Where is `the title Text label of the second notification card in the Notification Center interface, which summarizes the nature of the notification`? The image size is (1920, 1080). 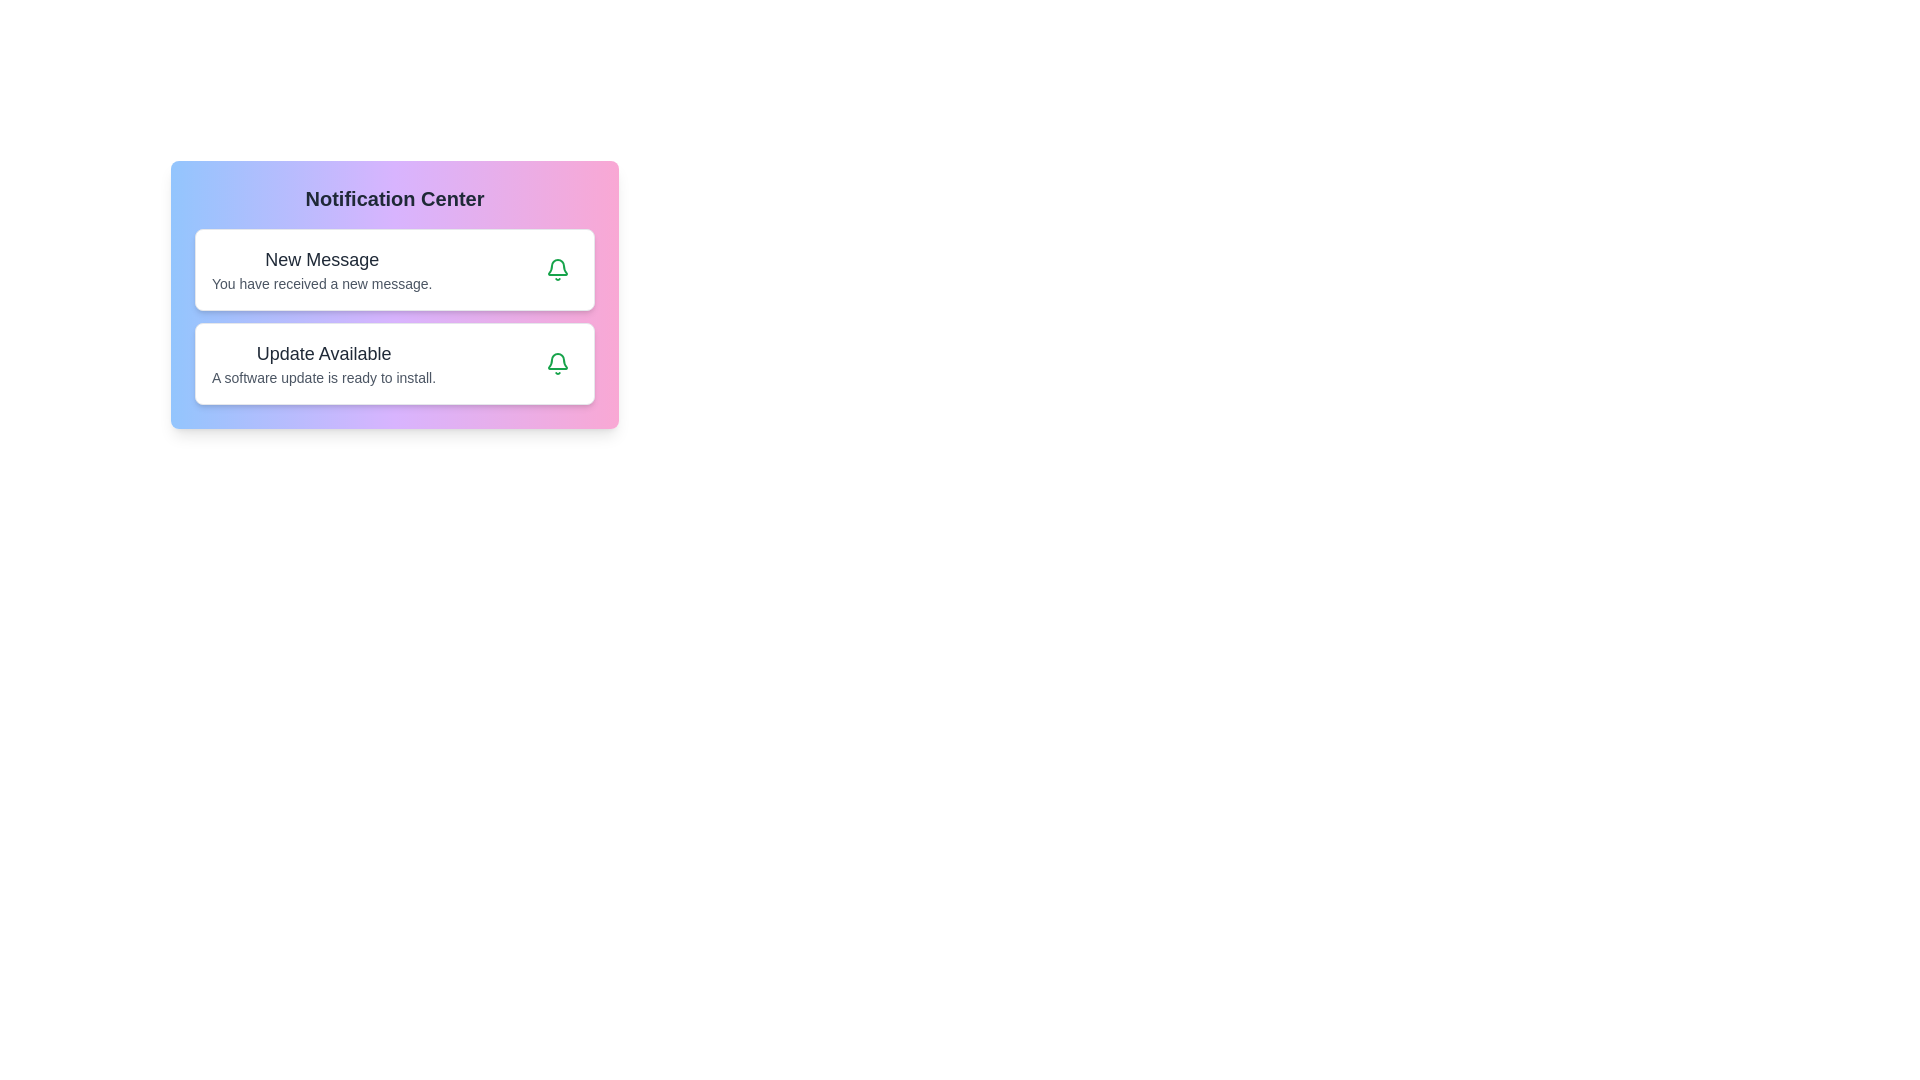 the title Text label of the second notification card in the Notification Center interface, which summarizes the nature of the notification is located at coordinates (324, 353).